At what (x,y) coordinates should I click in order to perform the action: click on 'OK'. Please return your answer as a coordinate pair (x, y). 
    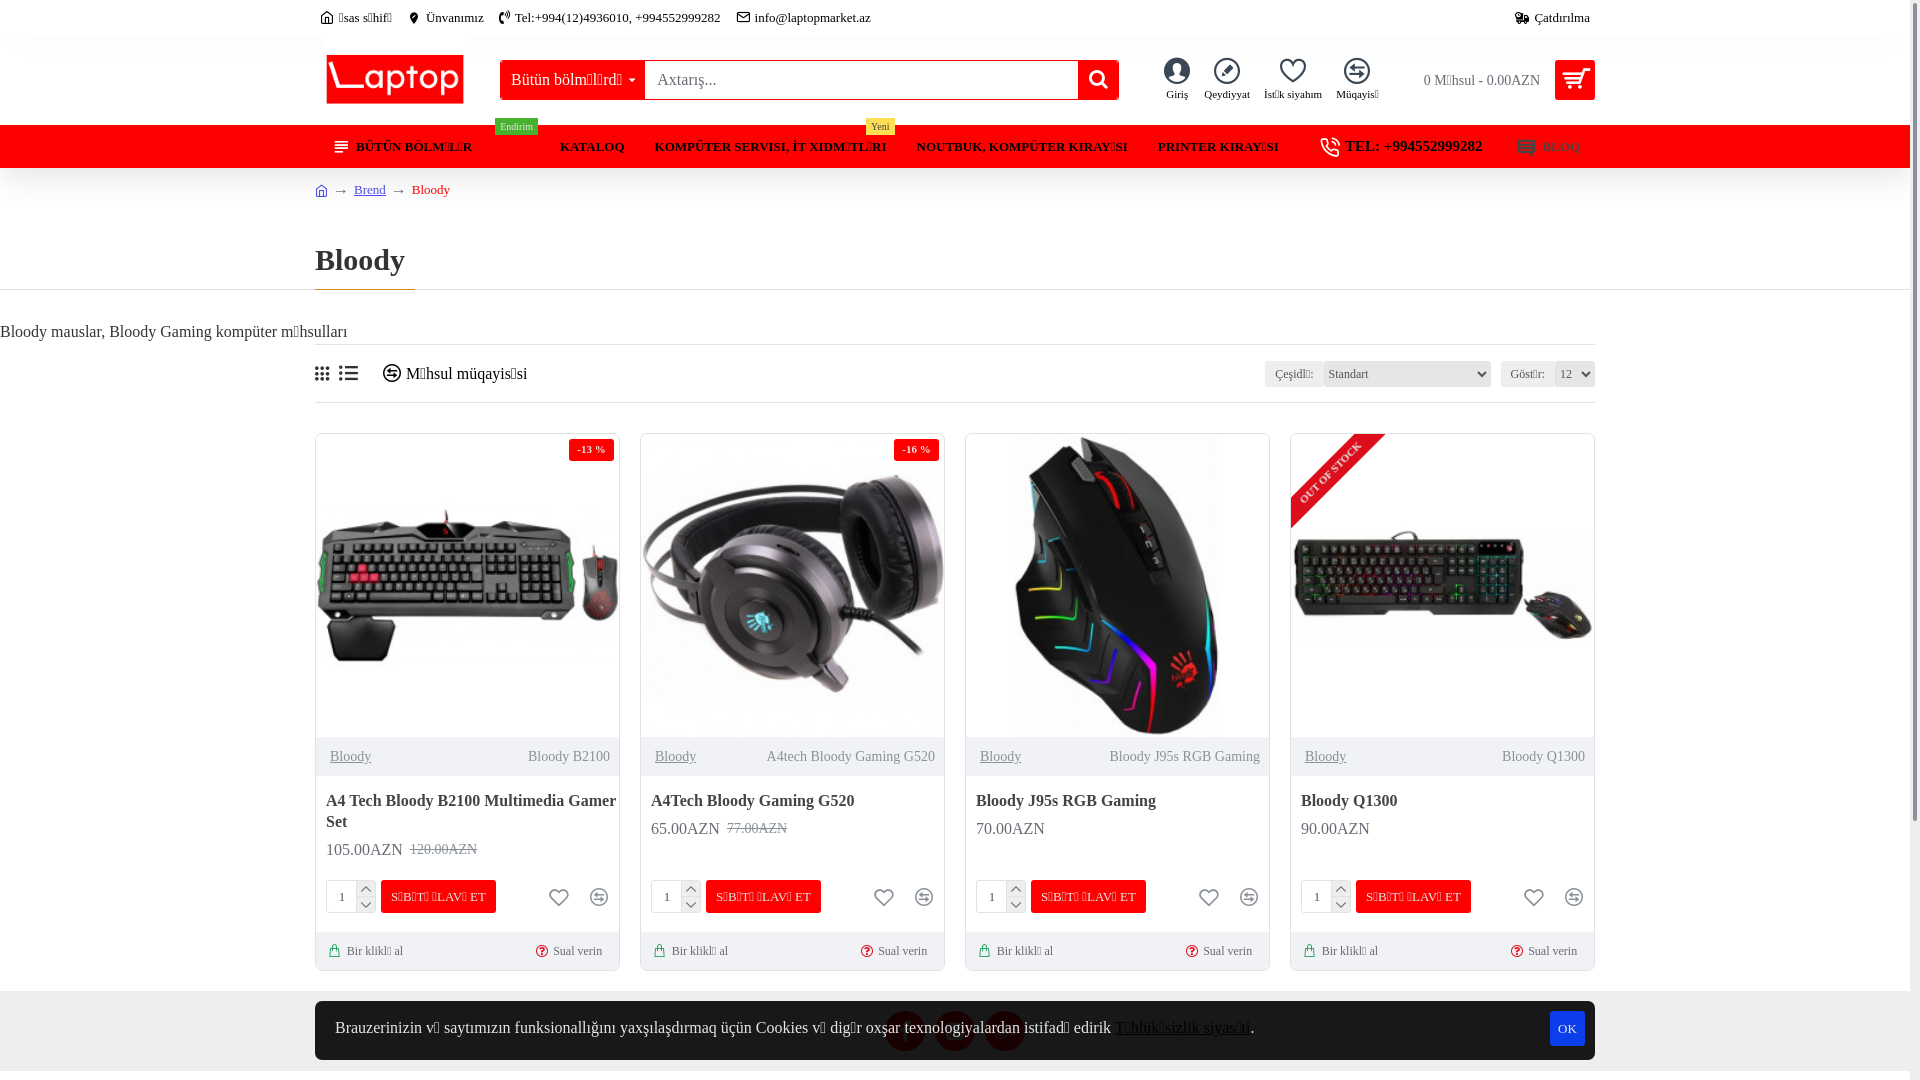
    Looking at the image, I should click on (1566, 1028).